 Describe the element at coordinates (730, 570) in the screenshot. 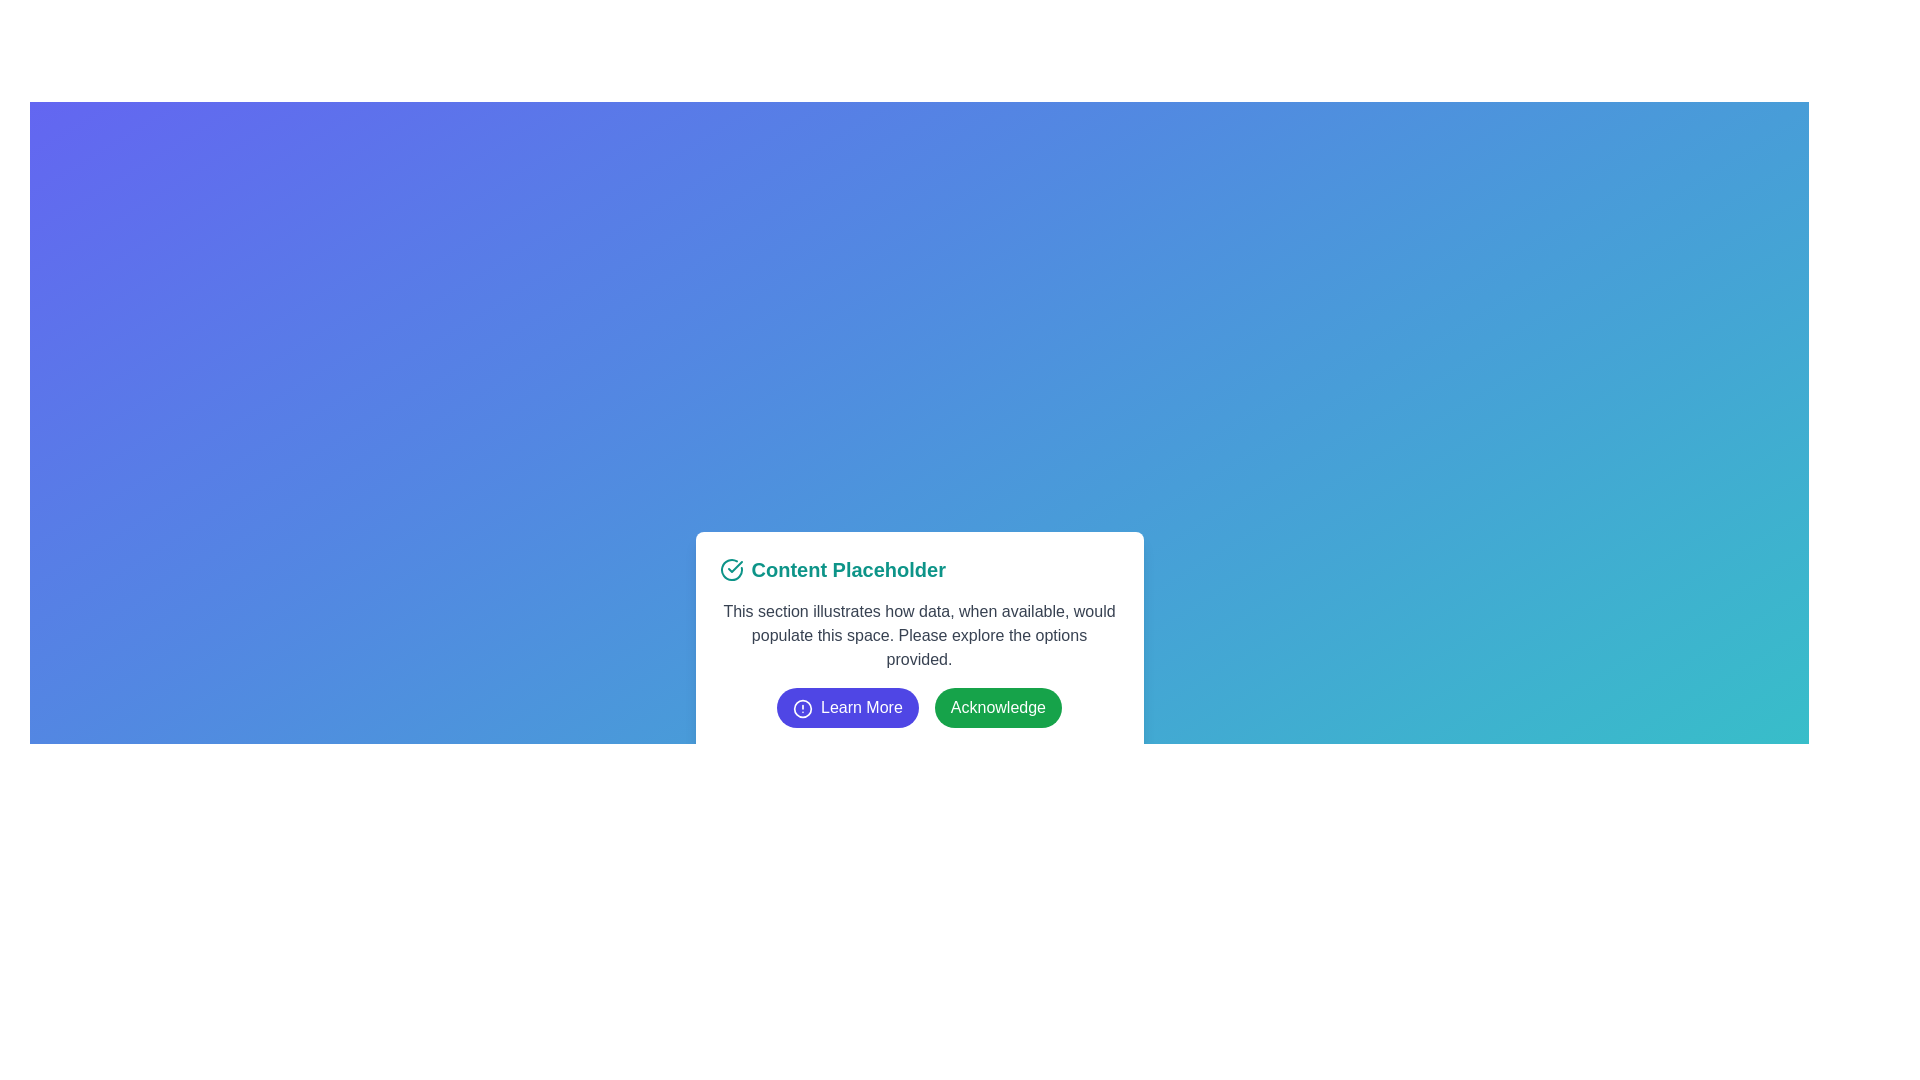

I see `the confirmation icon located to the left of the 'Content Placeholder' text in the upper-left corner of its group within the pop-up component` at that location.